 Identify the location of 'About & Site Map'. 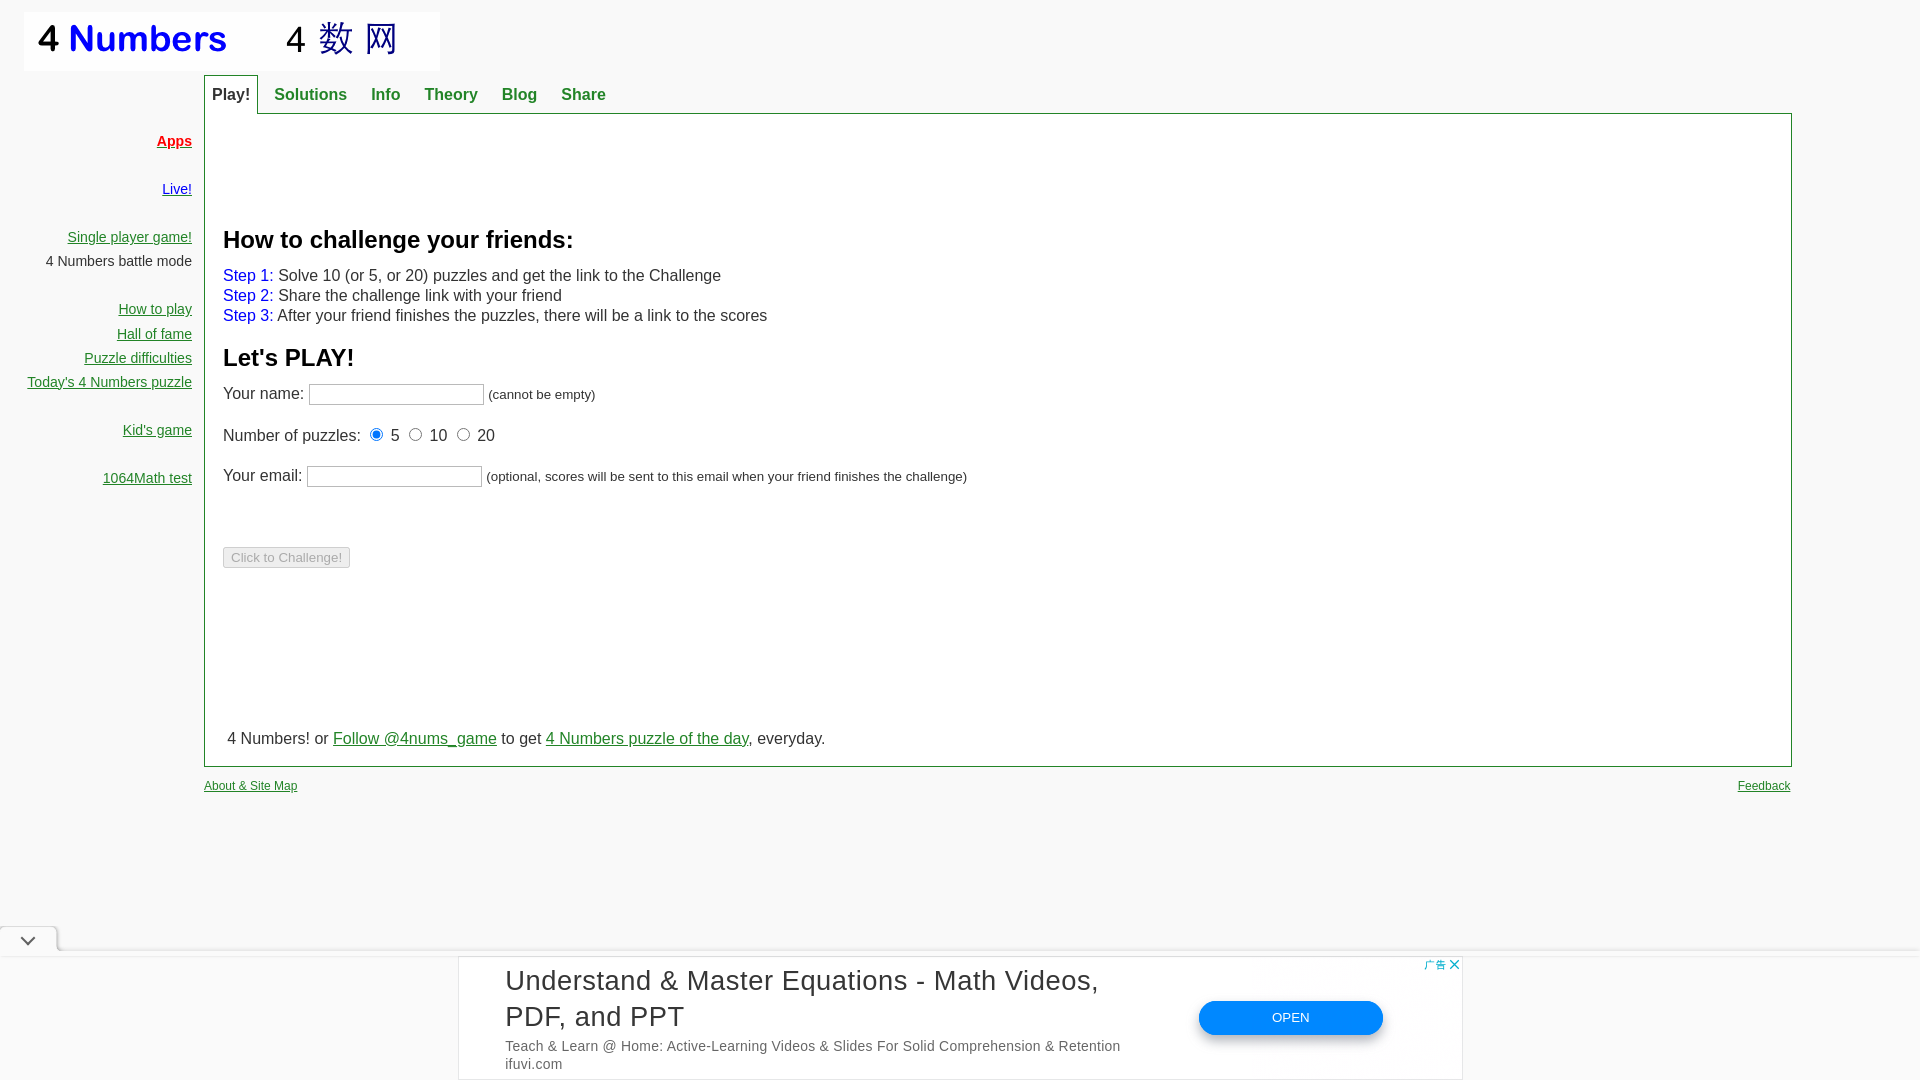
(249, 785).